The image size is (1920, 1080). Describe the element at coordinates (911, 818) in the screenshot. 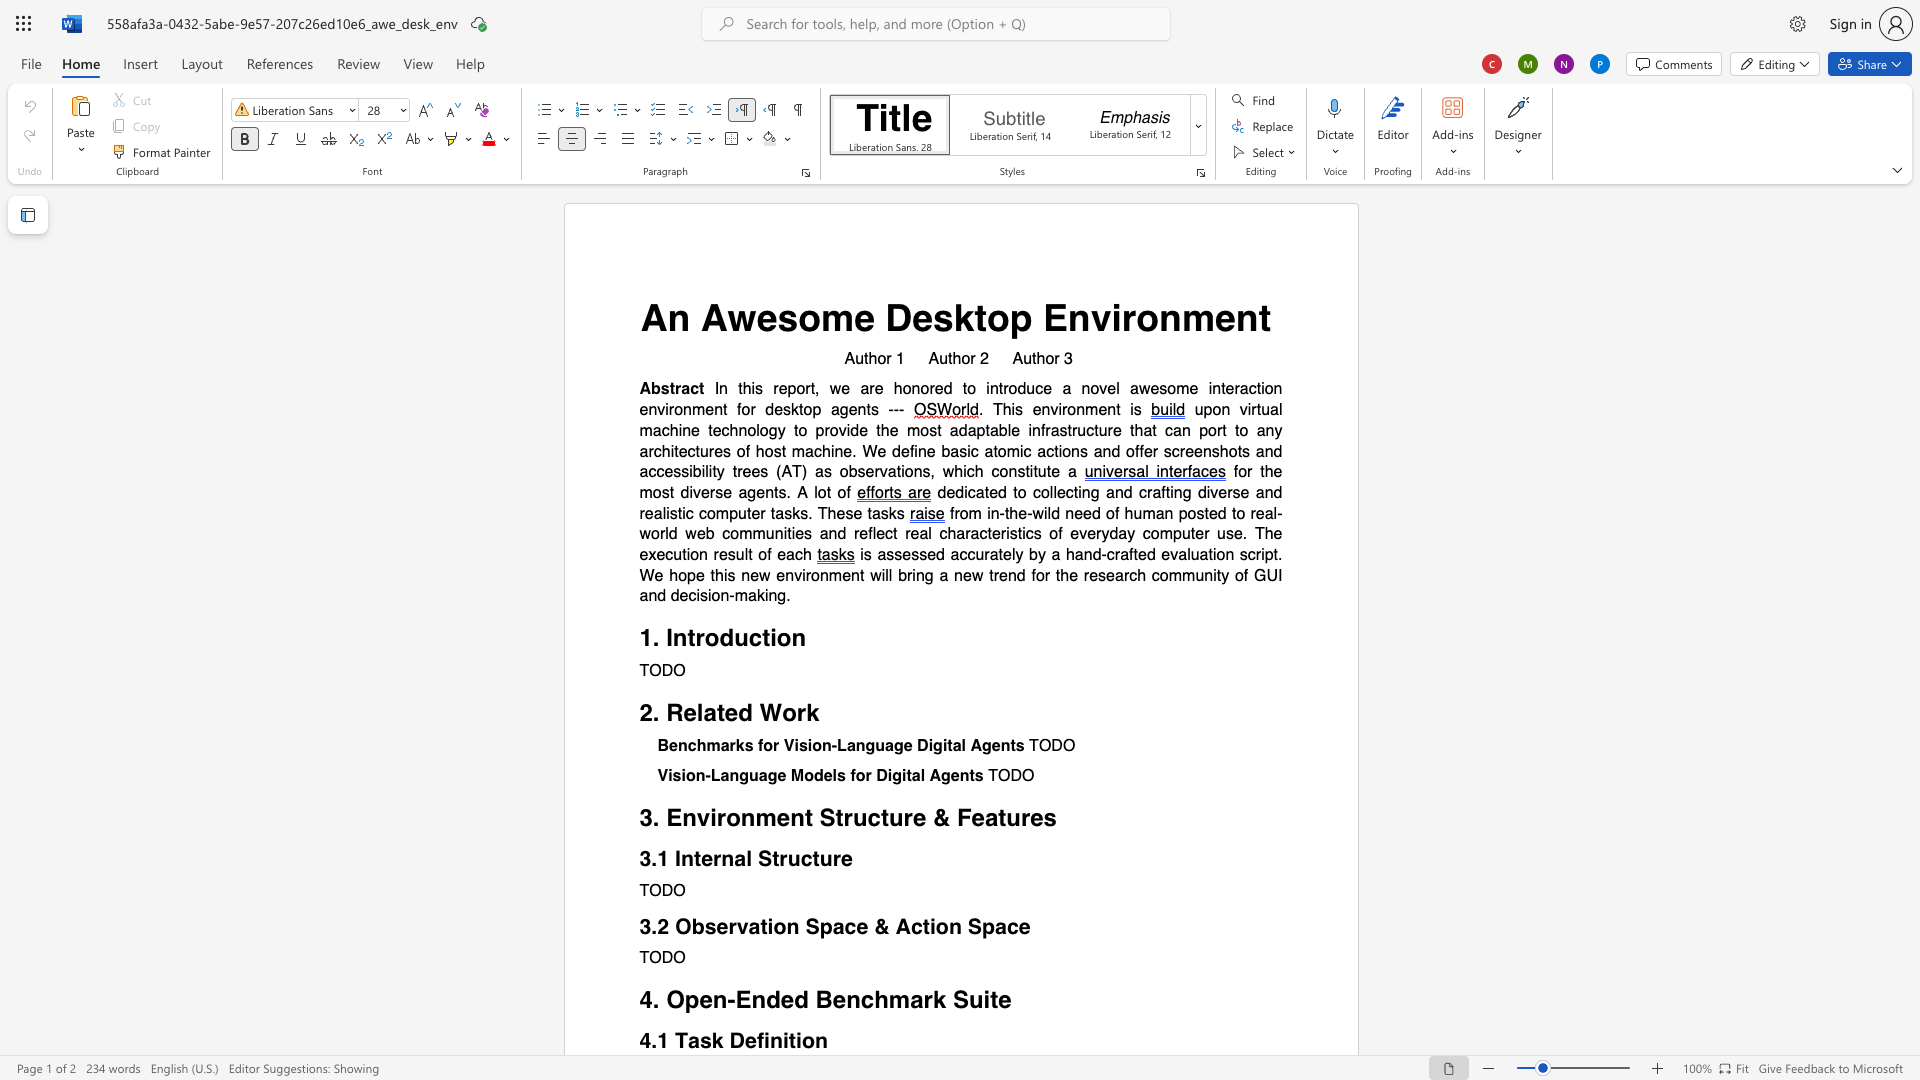

I see `the subset text "e & Featu" within the text "3. Environment Structure & Features"` at that location.